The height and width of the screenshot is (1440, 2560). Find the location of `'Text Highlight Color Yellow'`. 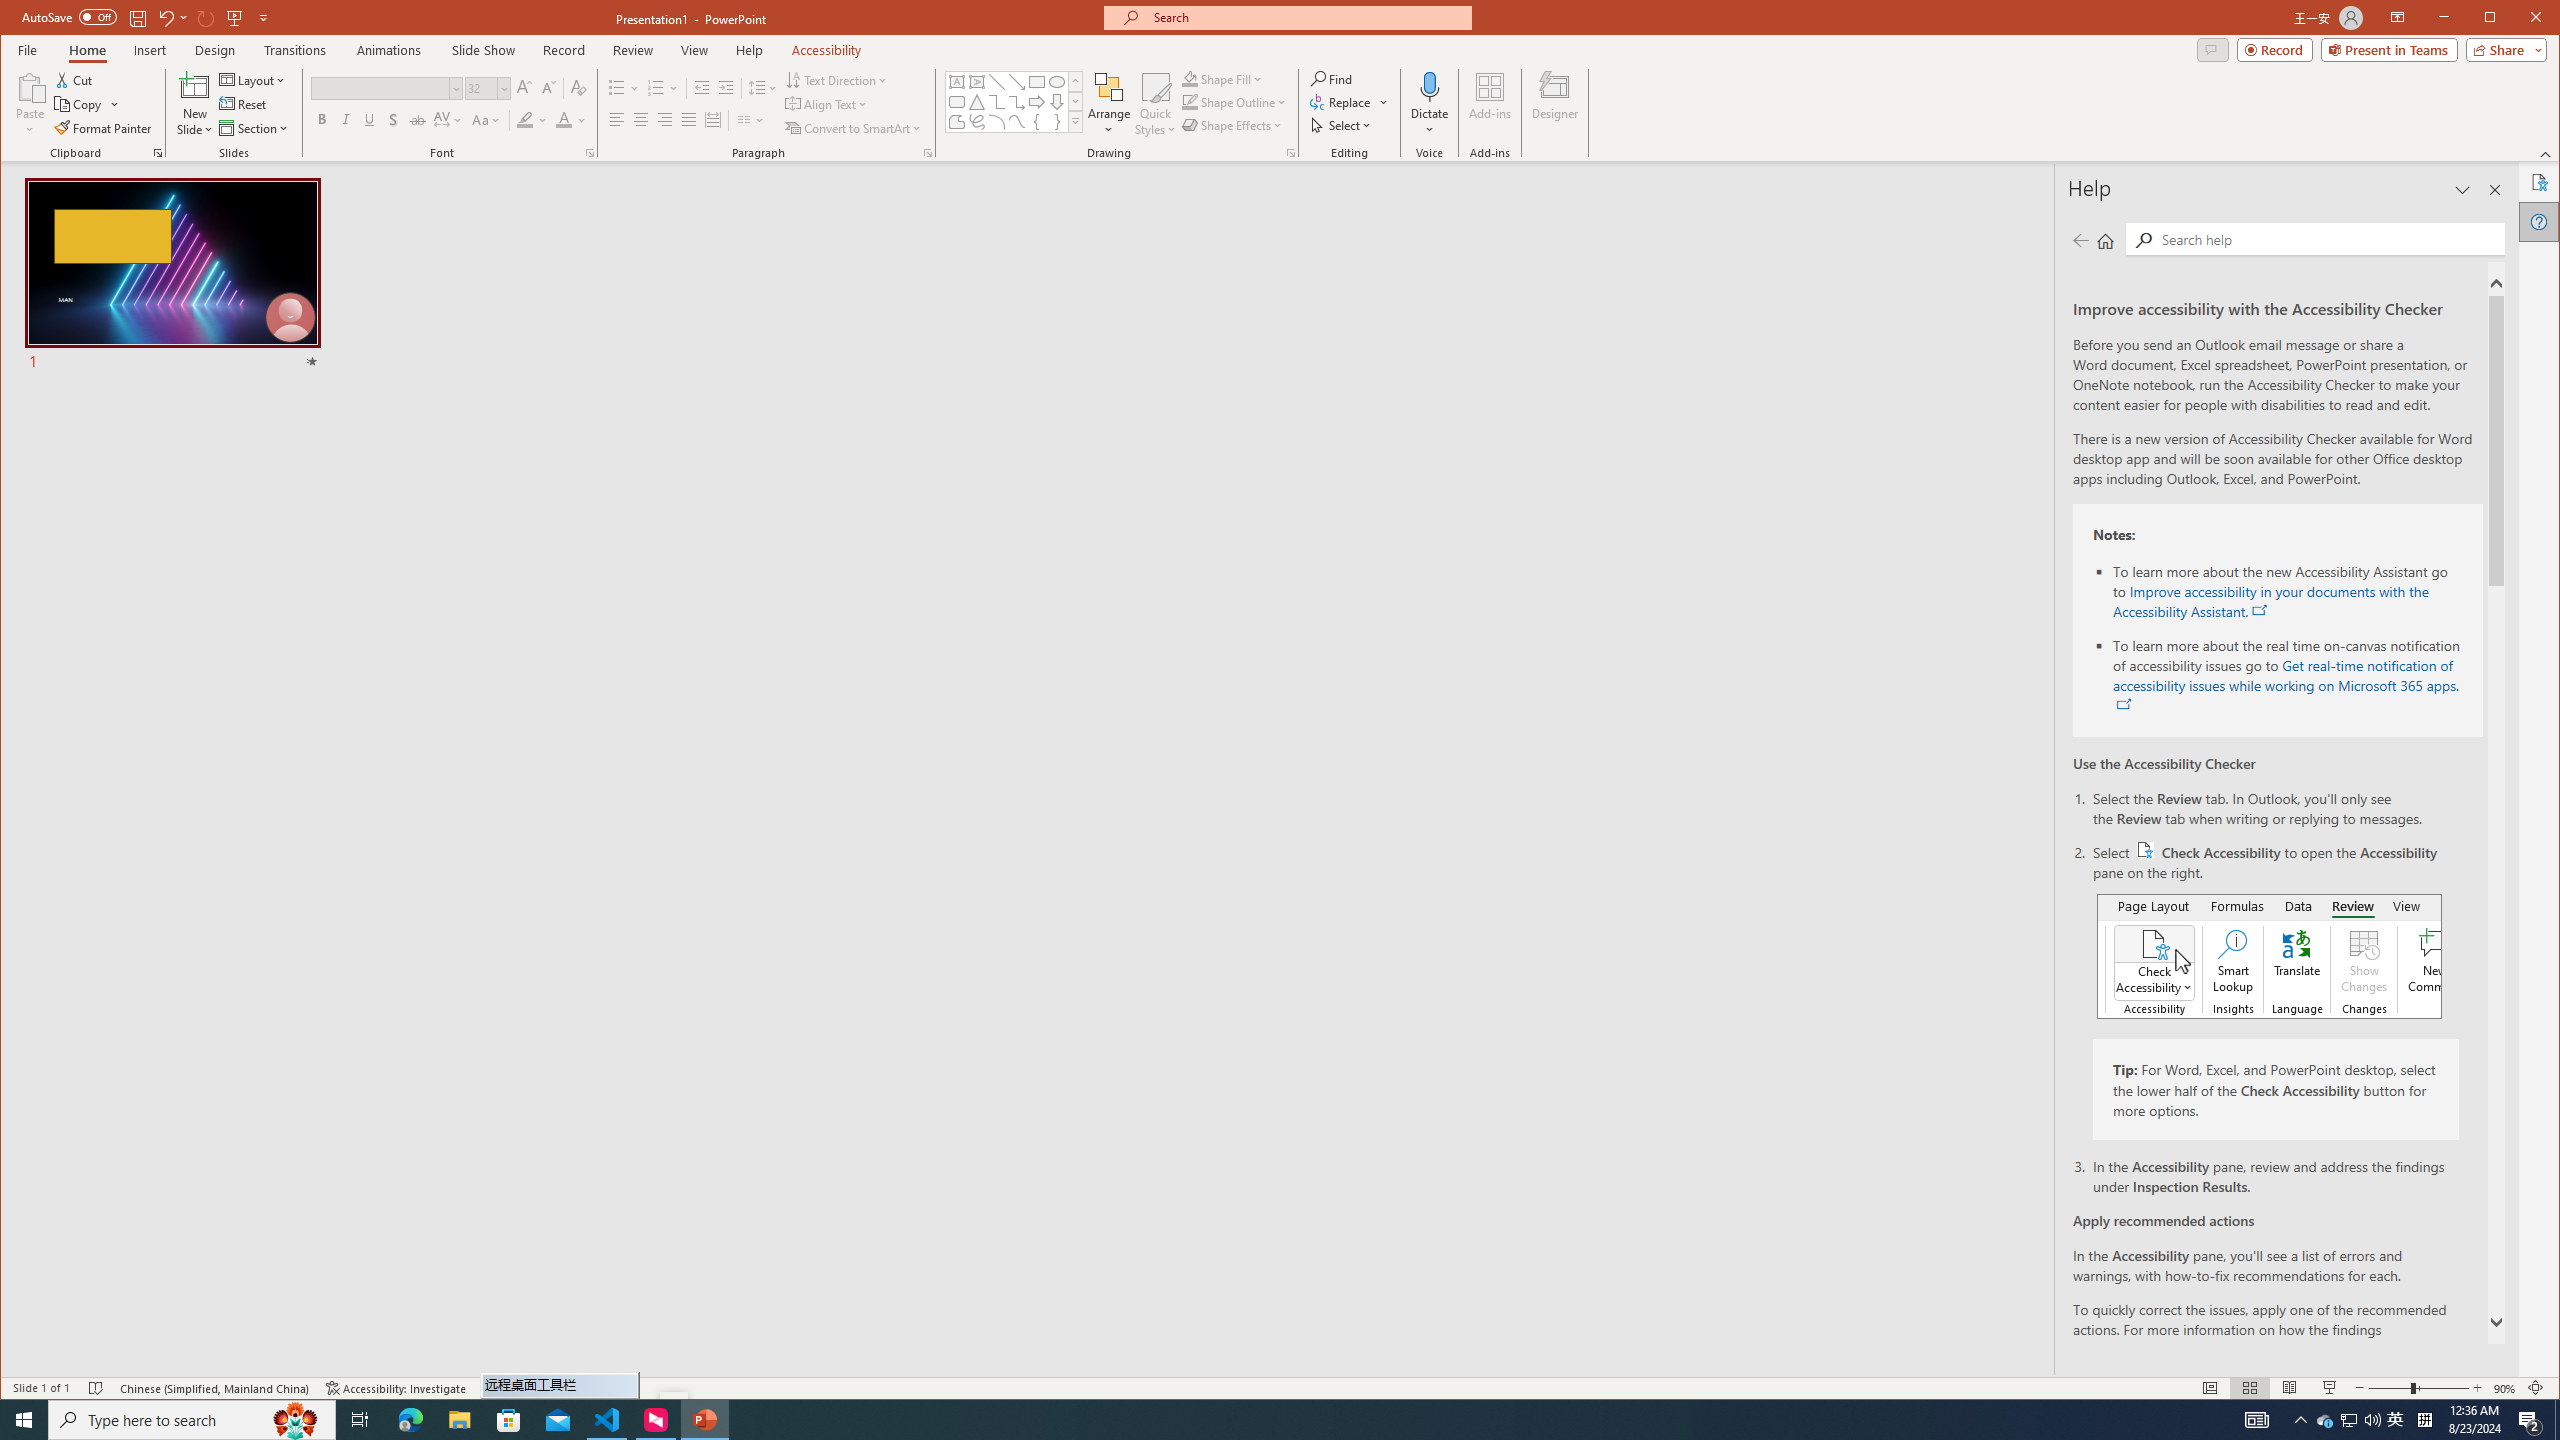

'Text Highlight Color Yellow' is located at coordinates (523, 119).